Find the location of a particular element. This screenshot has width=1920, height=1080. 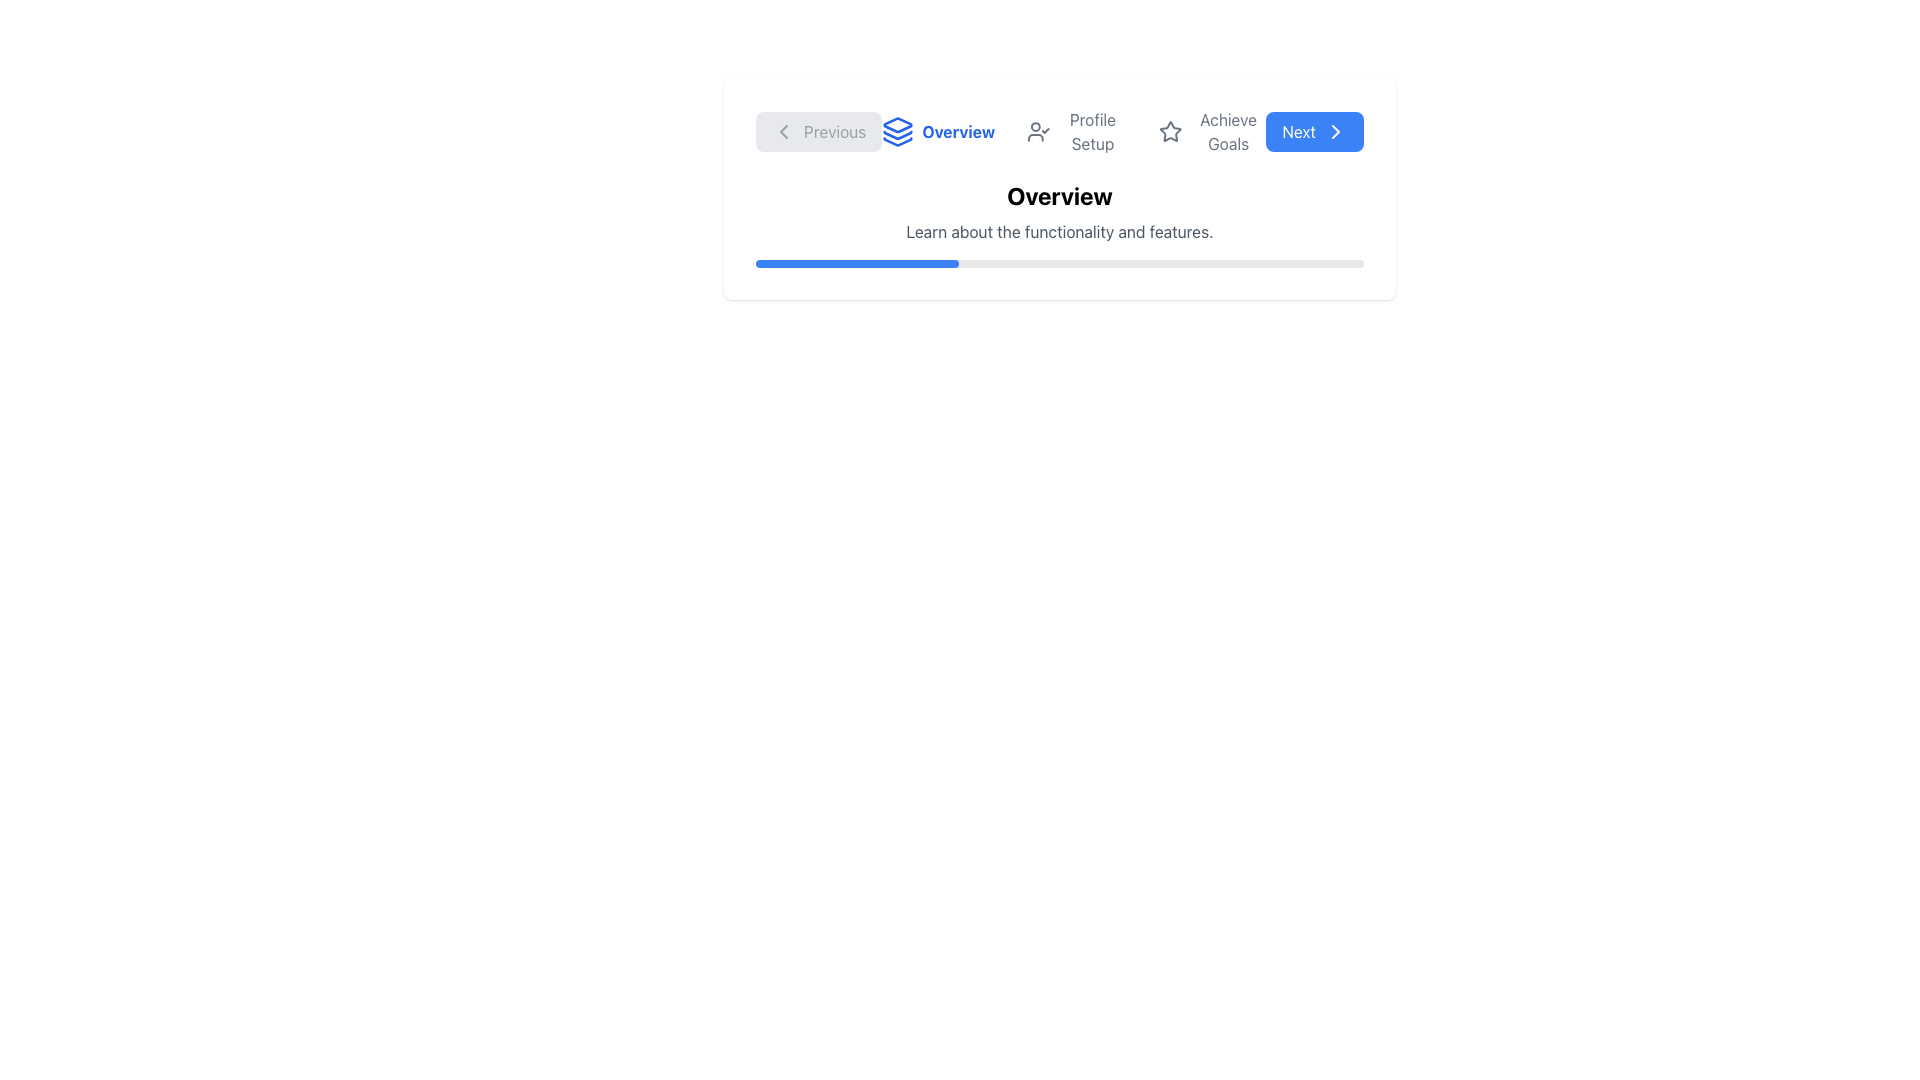

the 'Overview' label, which is styled in blue font and located in the horizontal navigation bar, positioned slightly right of the center, adjacent to a layered icon is located at coordinates (957, 131).